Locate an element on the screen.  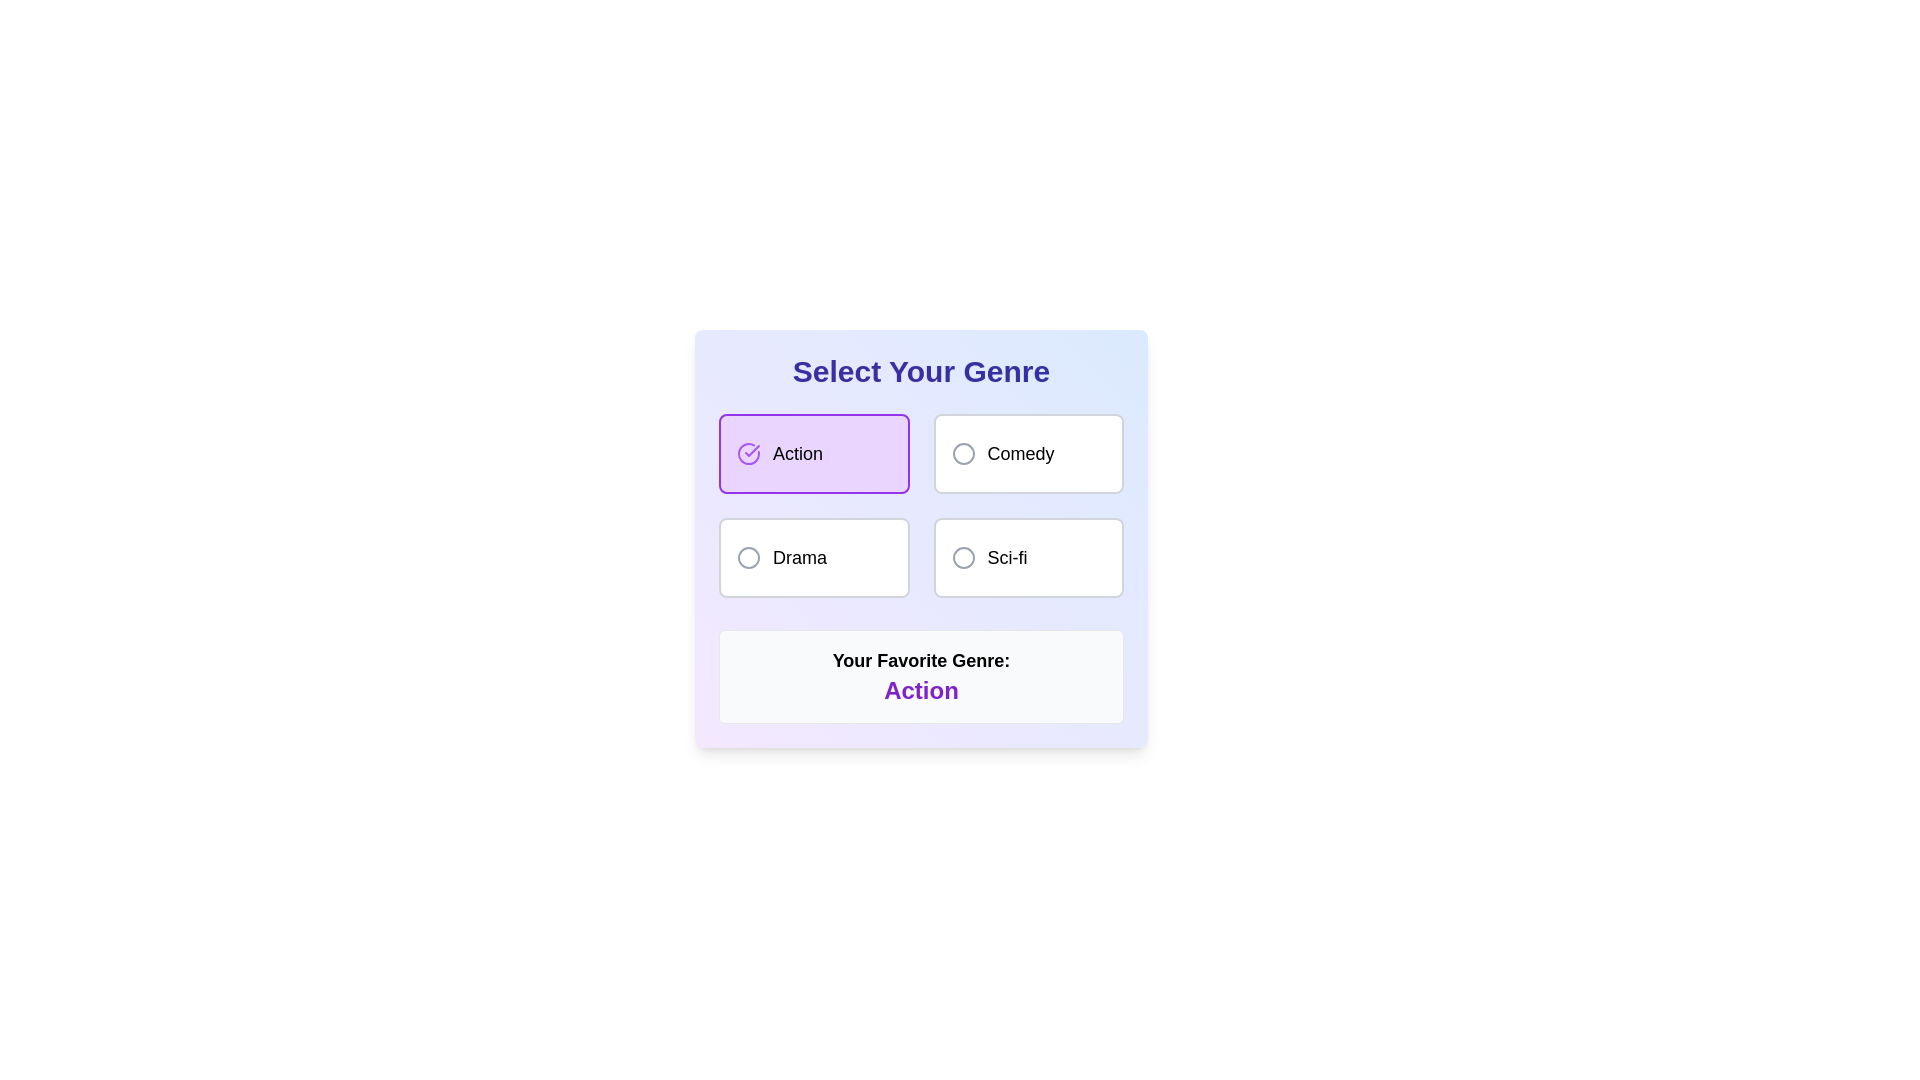
the 'Comedy' button, which is a rounded rectangular button with a white background and gray border, containing a circular icon on the left and bold text on the right is located at coordinates (1028, 454).